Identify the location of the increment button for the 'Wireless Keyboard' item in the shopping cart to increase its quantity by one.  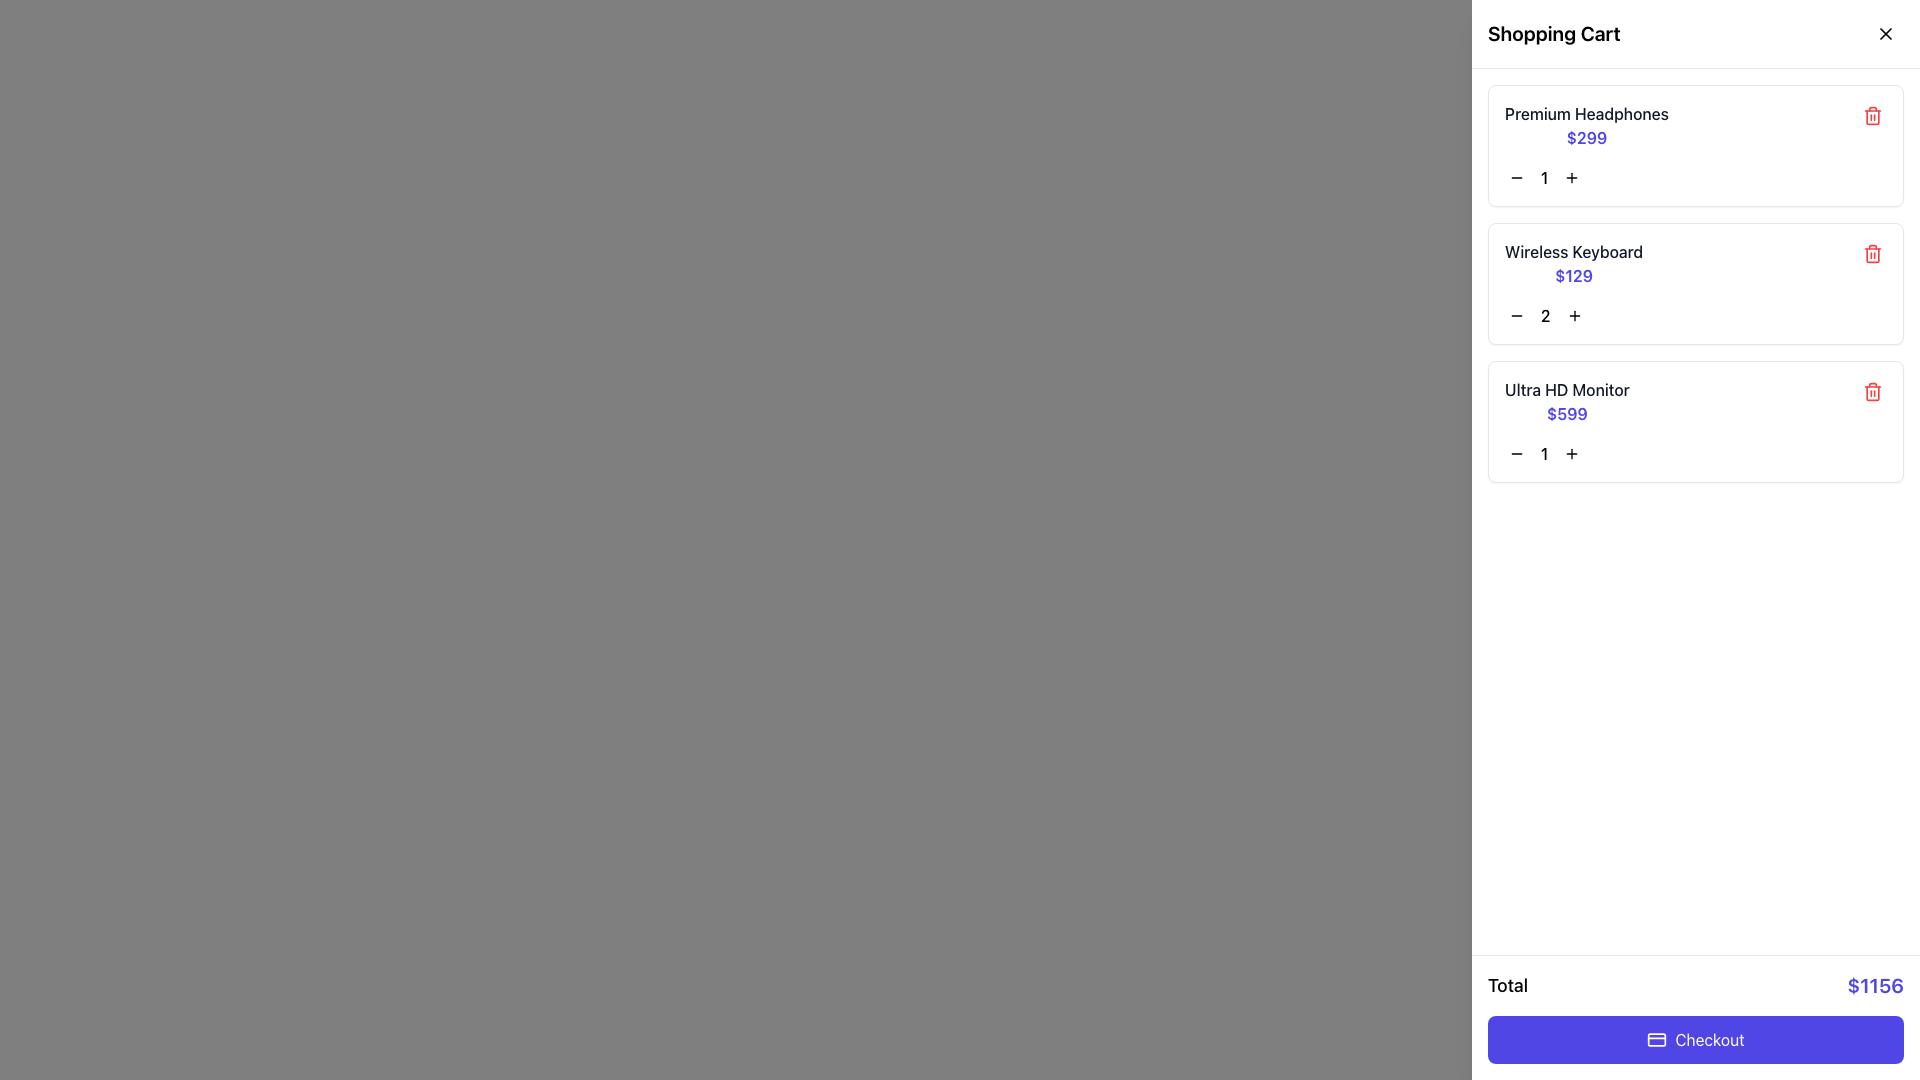
(1573, 315).